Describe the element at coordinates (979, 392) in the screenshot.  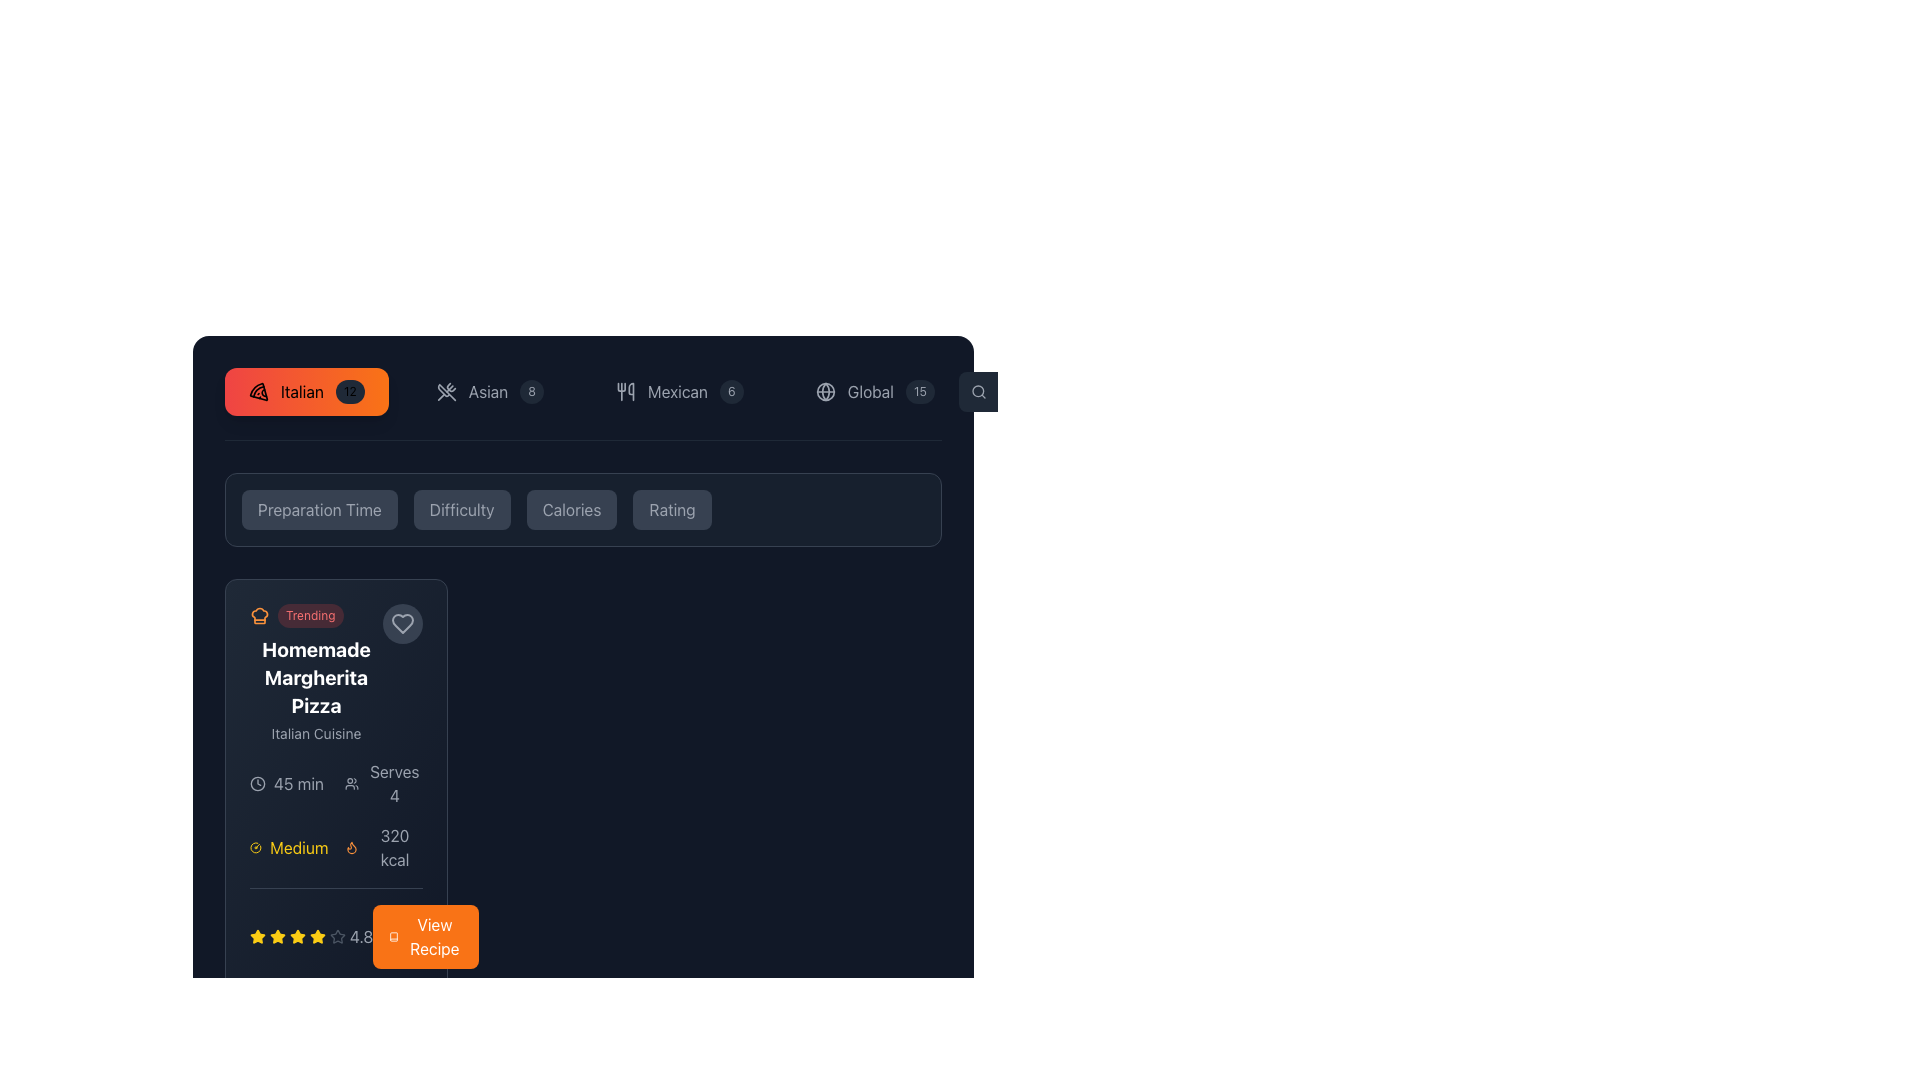
I see `the compact search icon with a light gray circular magnifying glass outline located towards the left side of the search bar to interact or display the tooltip` at that location.